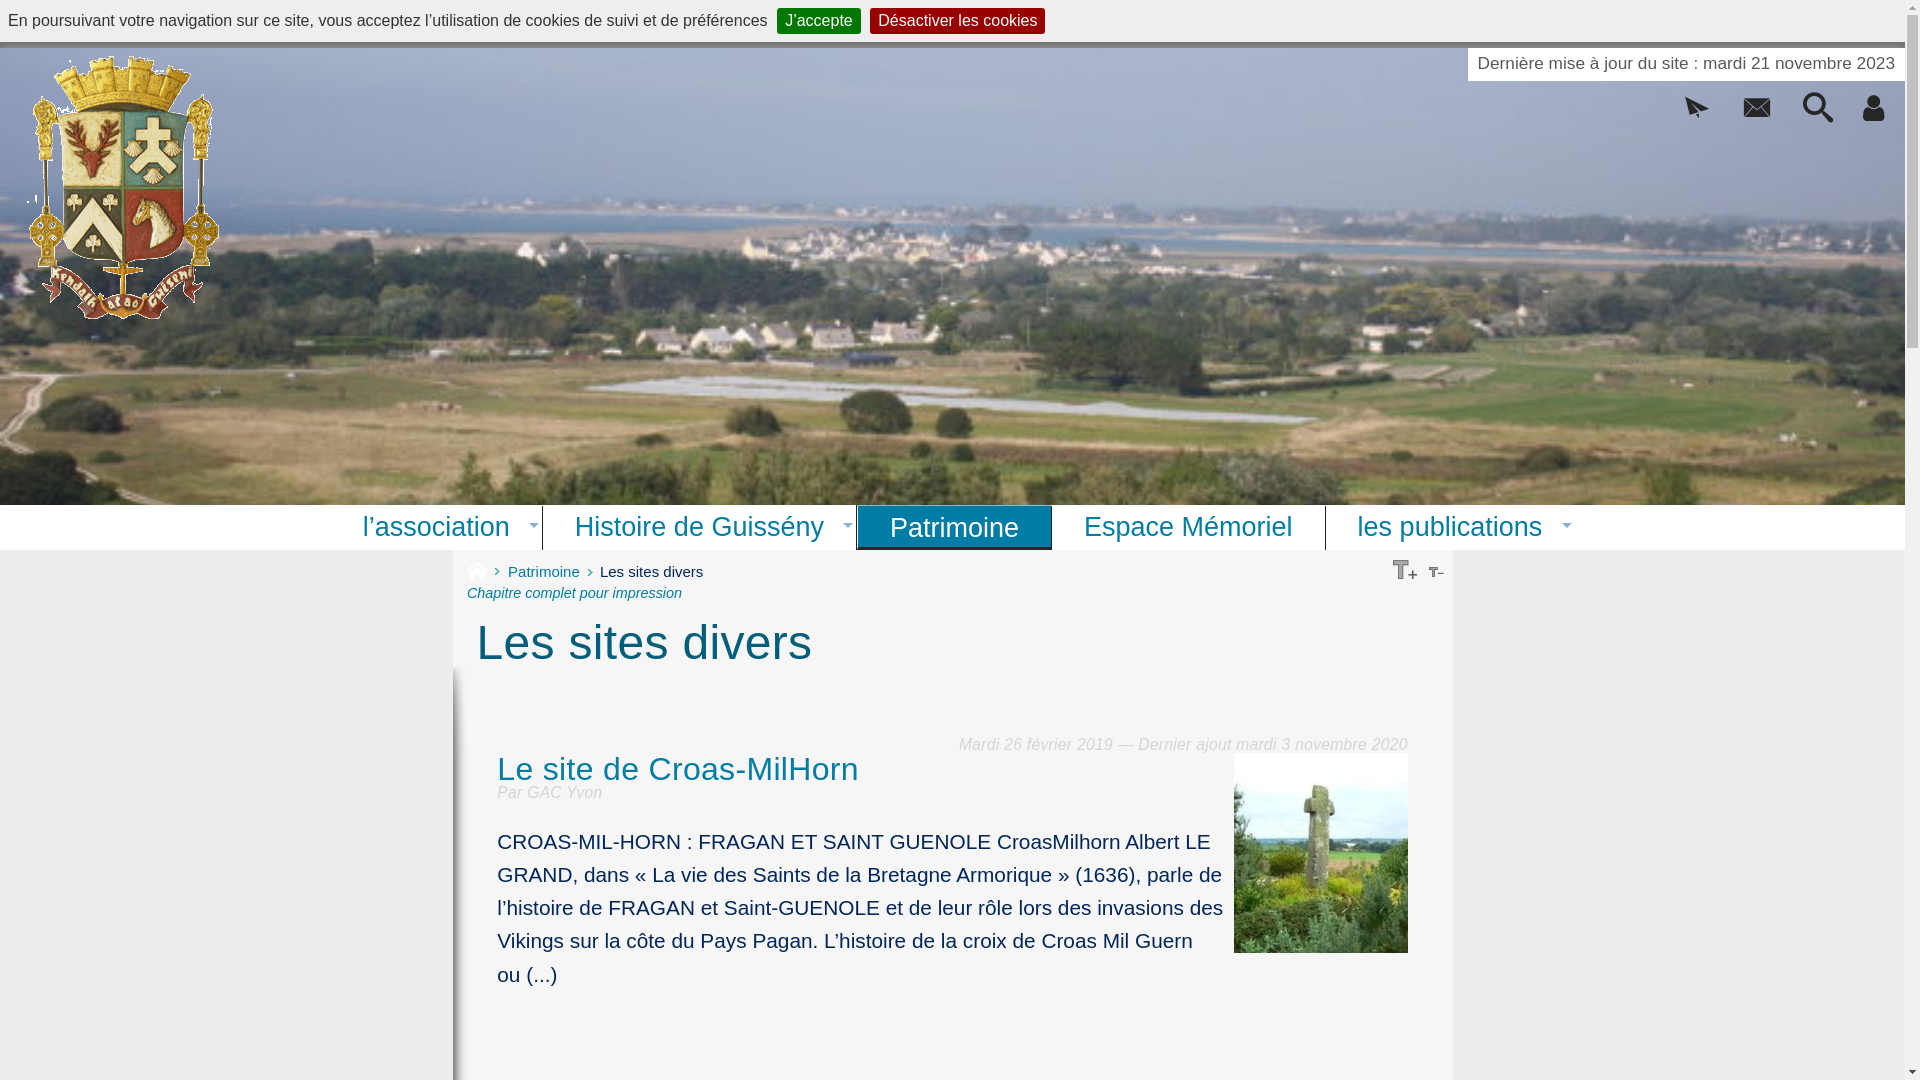 This screenshot has width=1920, height=1080. What do you see at coordinates (1402, 569) in the screenshot?
I see `'Augmenter police'` at bounding box center [1402, 569].